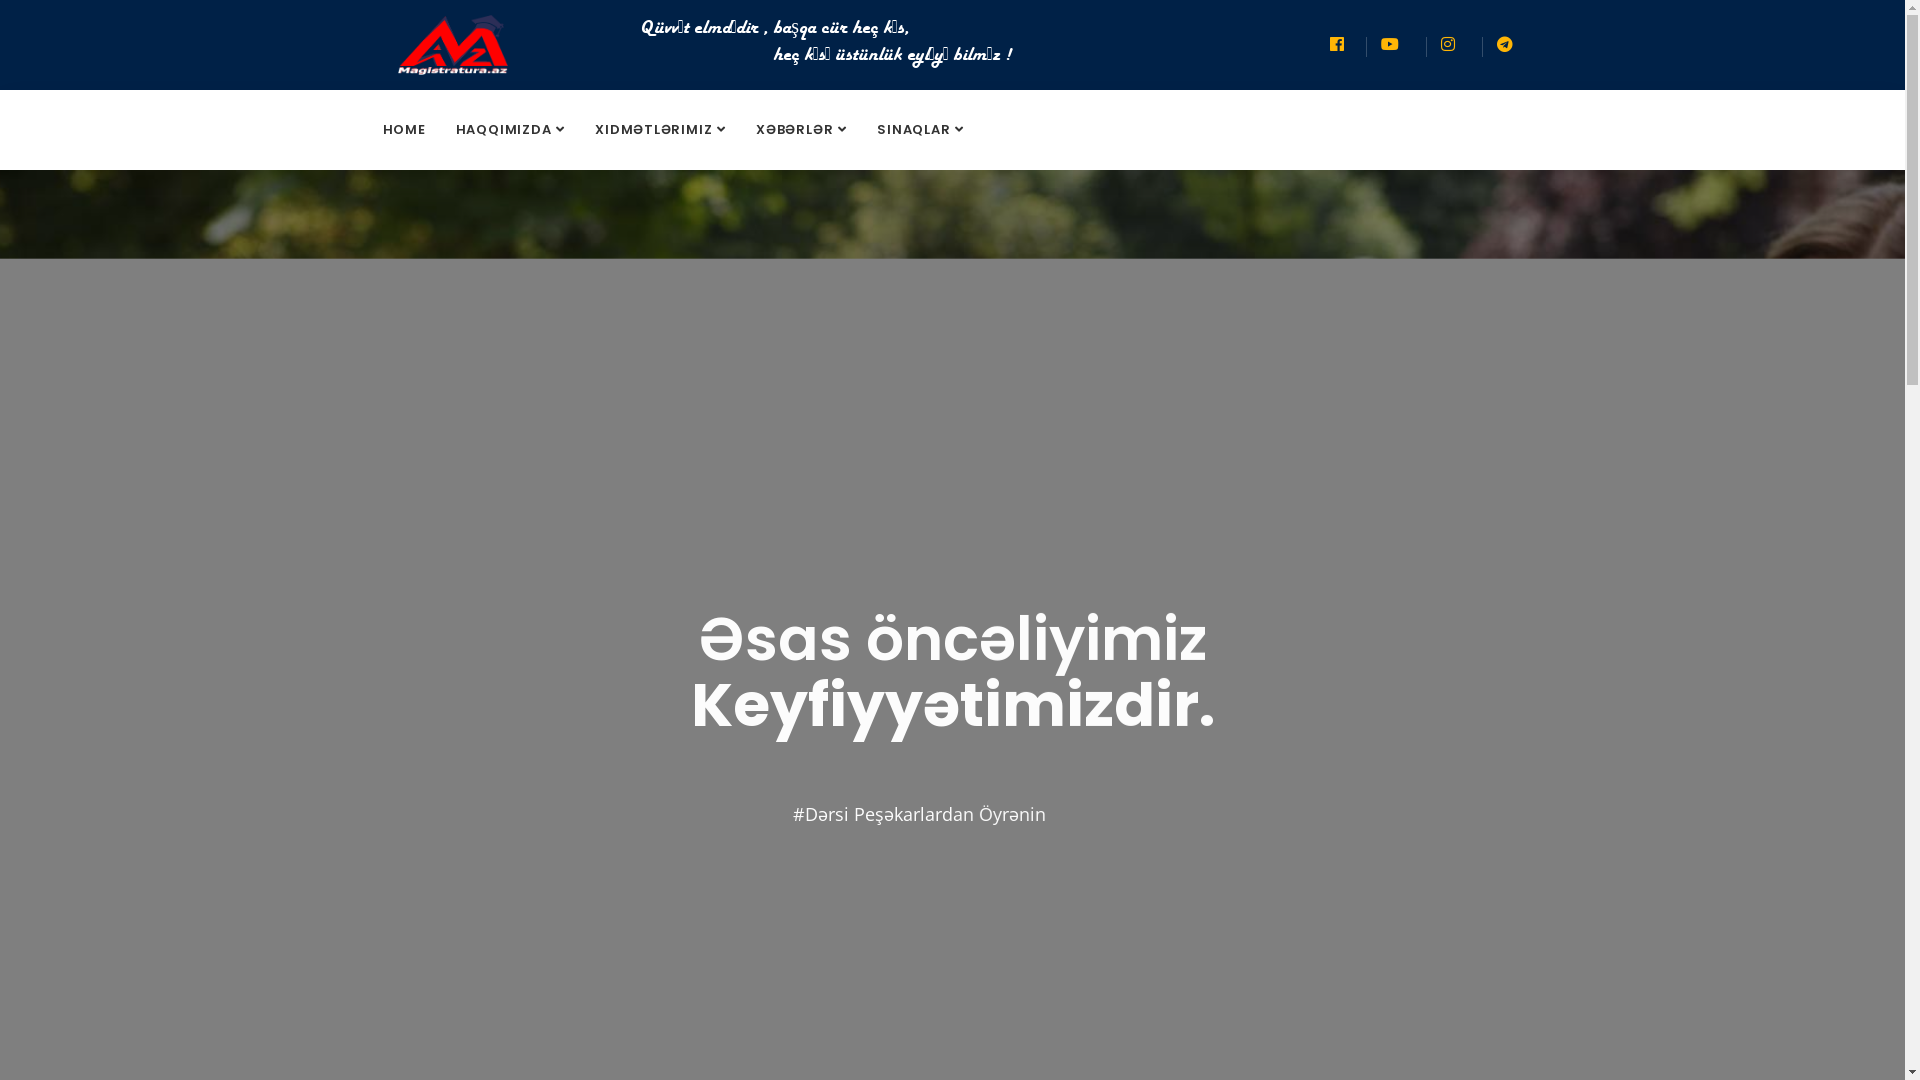 This screenshot has width=1920, height=1080. What do you see at coordinates (919, 130) in the screenshot?
I see `'SINAQLAR'` at bounding box center [919, 130].